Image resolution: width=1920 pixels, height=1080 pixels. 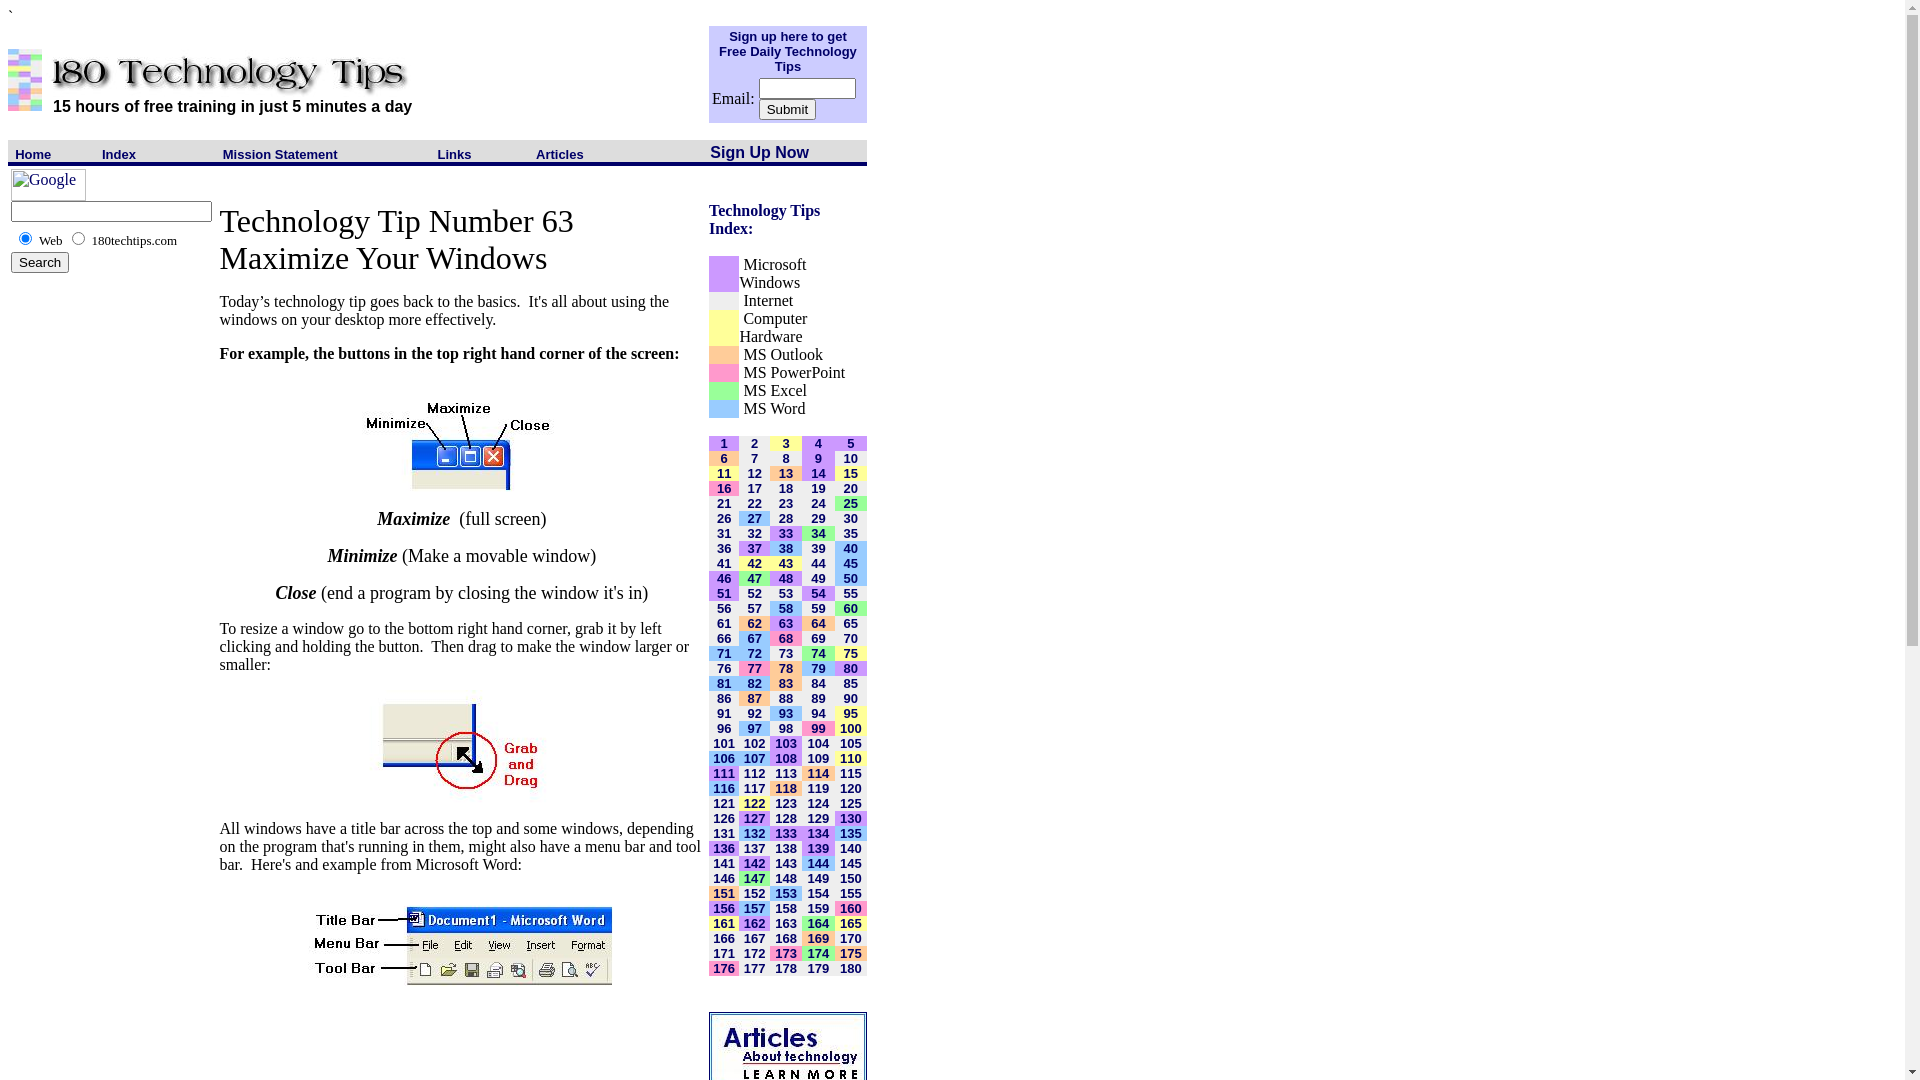 What do you see at coordinates (752, 502) in the screenshot?
I see `'22'` at bounding box center [752, 502].